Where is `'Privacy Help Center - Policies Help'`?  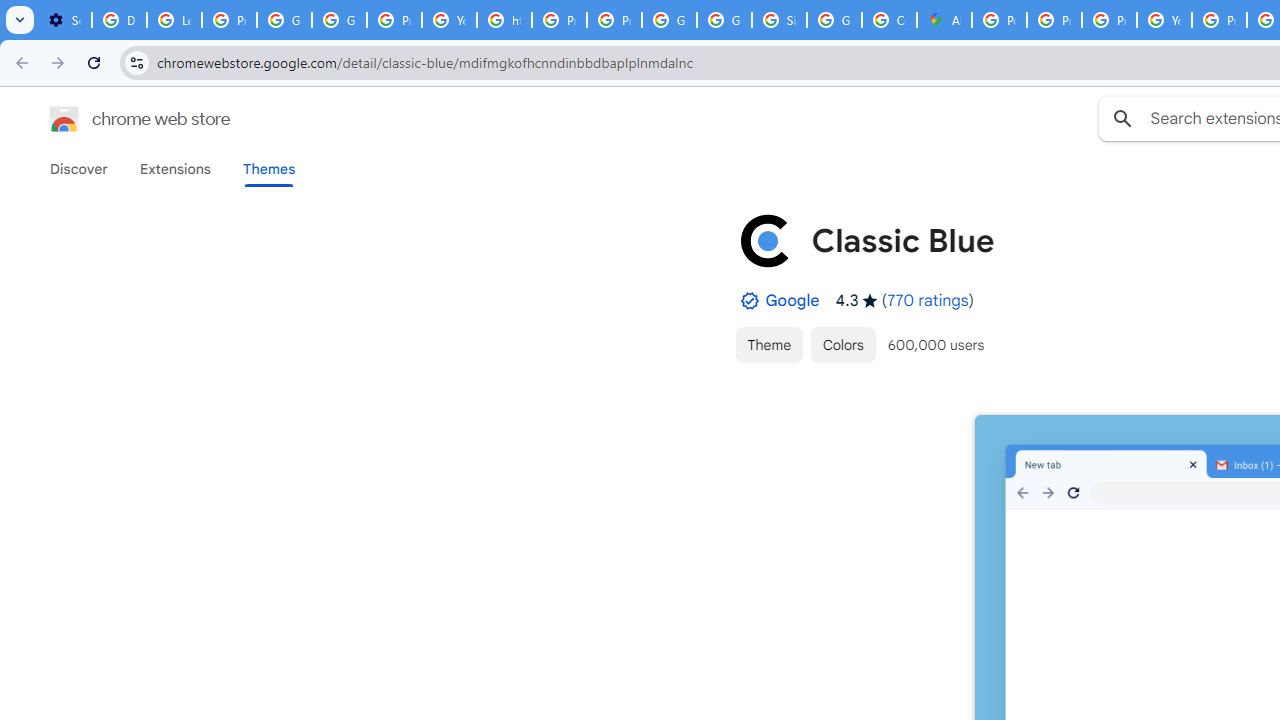
'Privacy Help Center - Policies Help' is located at coordinates (1053, 20).